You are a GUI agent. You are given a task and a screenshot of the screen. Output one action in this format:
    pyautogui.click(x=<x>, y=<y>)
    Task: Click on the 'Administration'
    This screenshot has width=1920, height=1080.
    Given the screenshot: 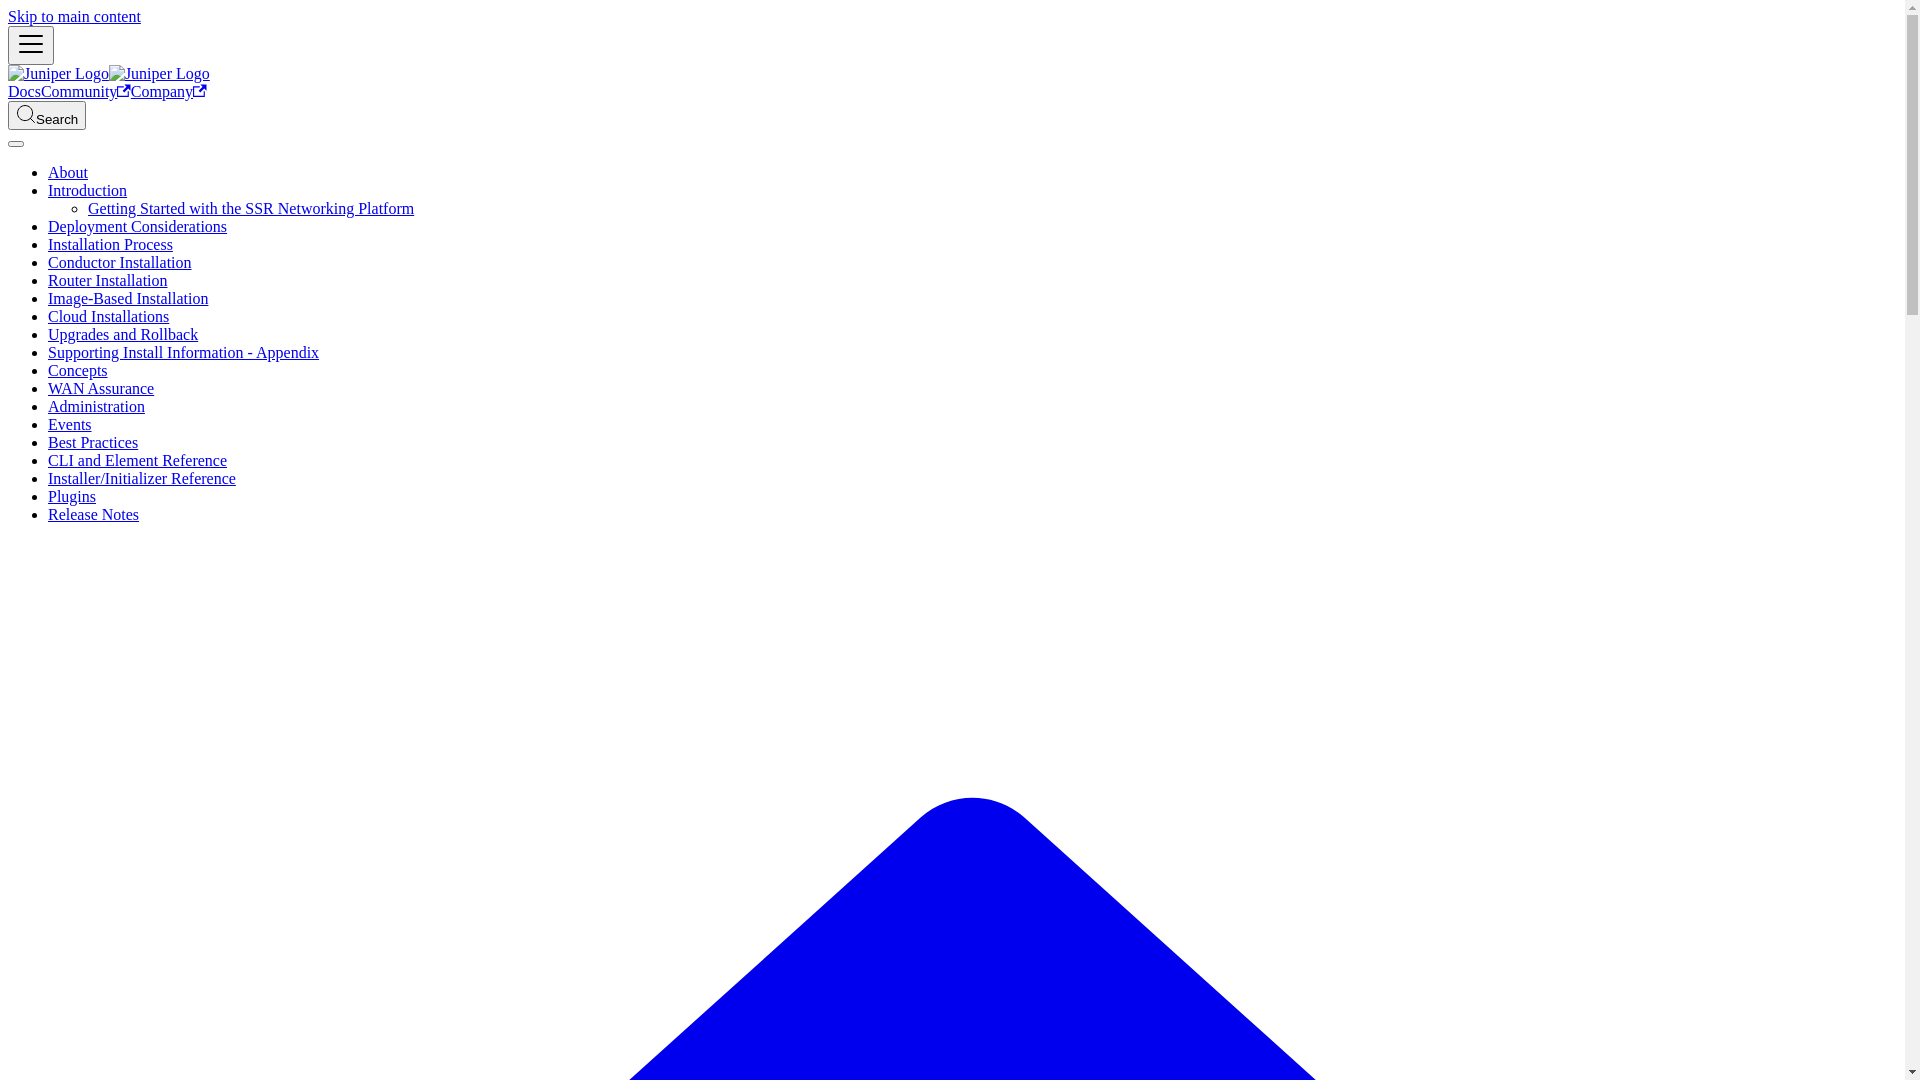 What is the action you would take?
    pyautogui.click(x=48, y=405)
    